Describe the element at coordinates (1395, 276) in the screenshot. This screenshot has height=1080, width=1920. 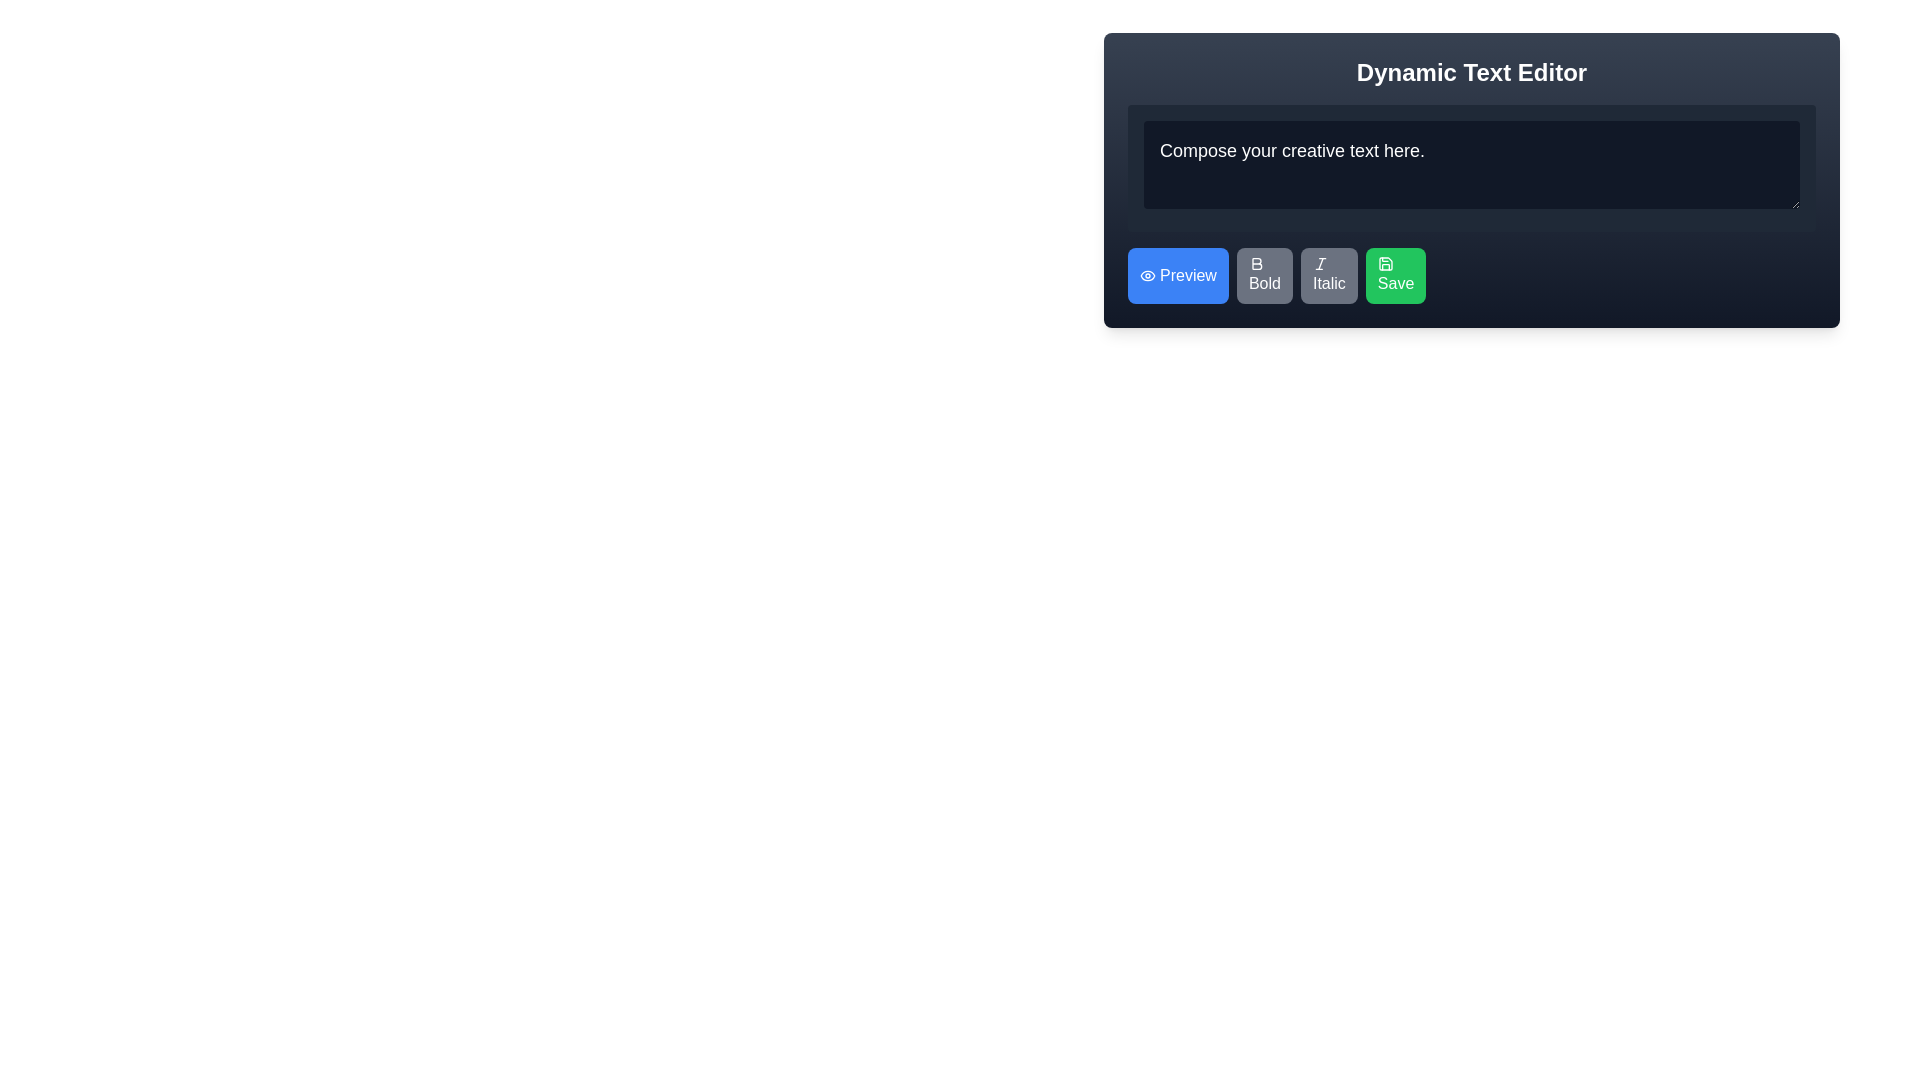
I see `the 'Save' button with a green background and white text in the toolbar below the 'Dynamic Text Editor'` at that location.